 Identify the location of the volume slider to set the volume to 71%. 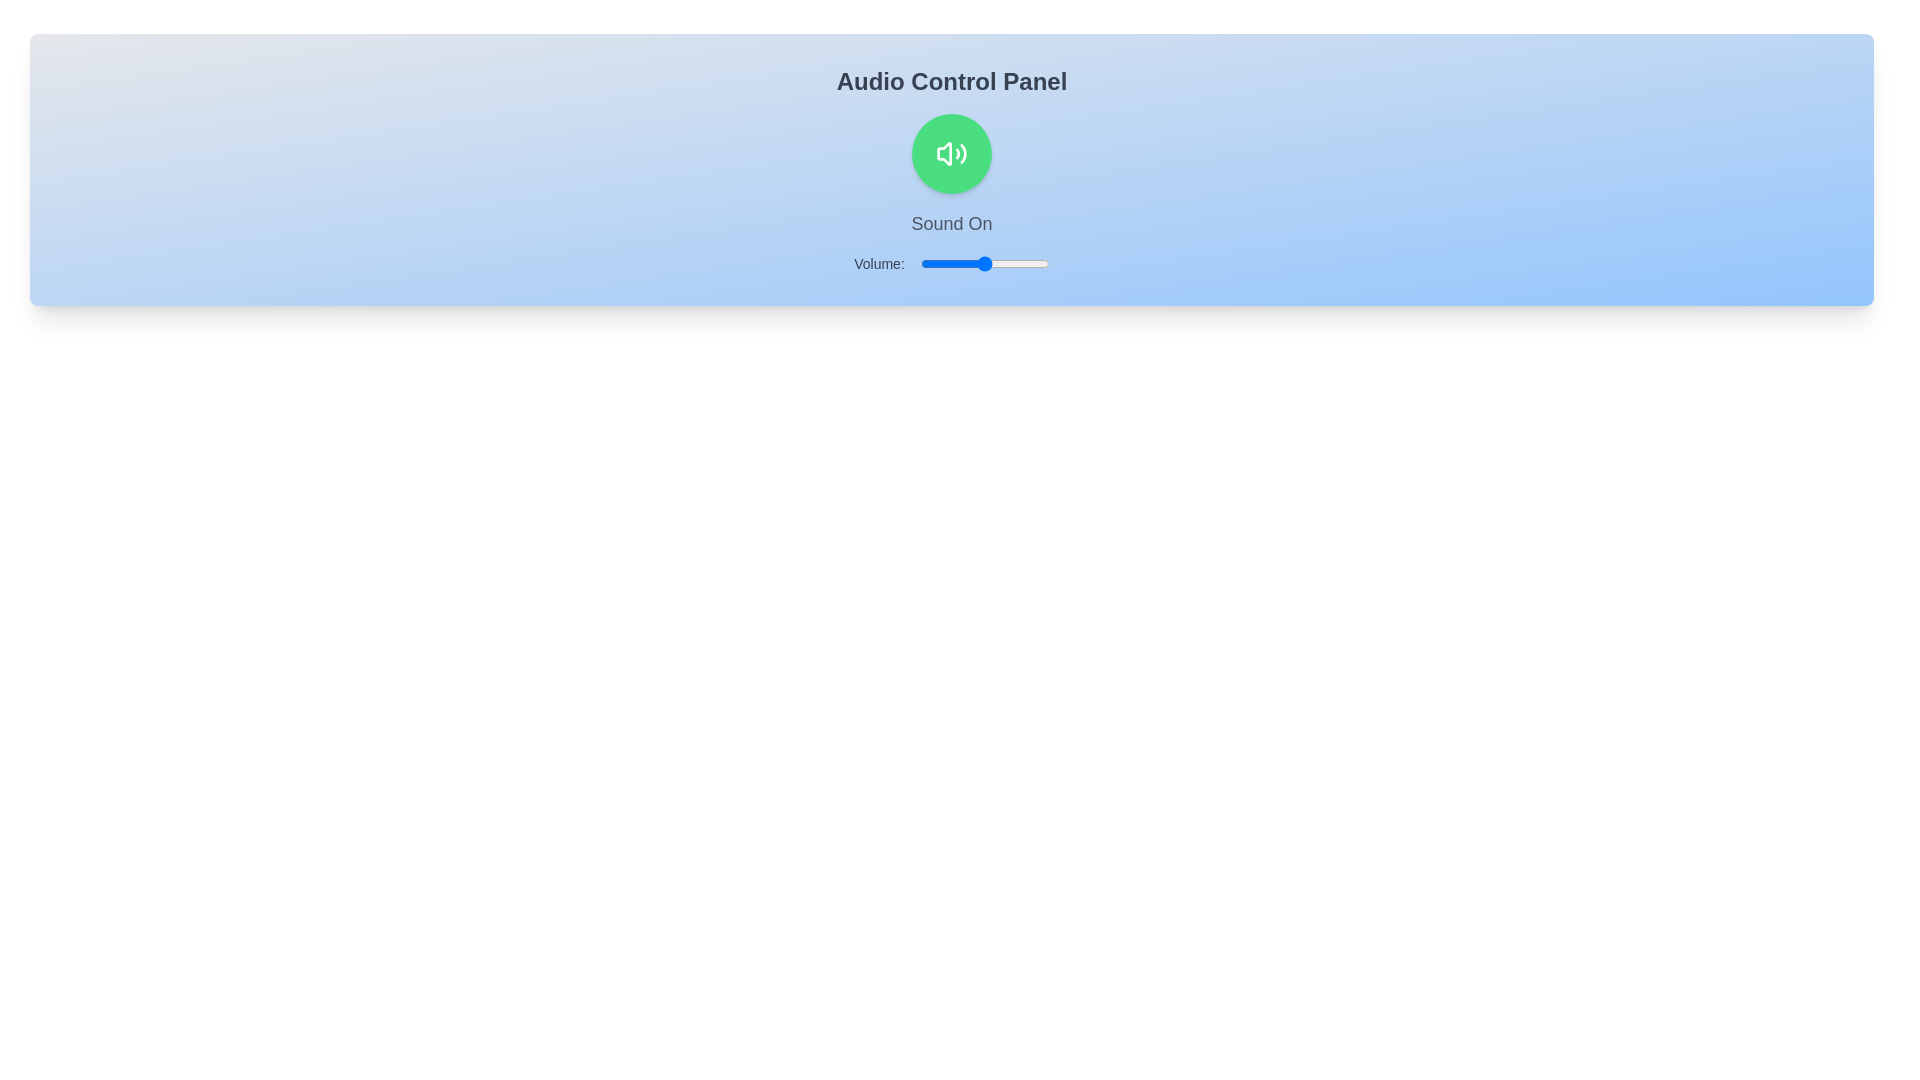
(1012, 262).